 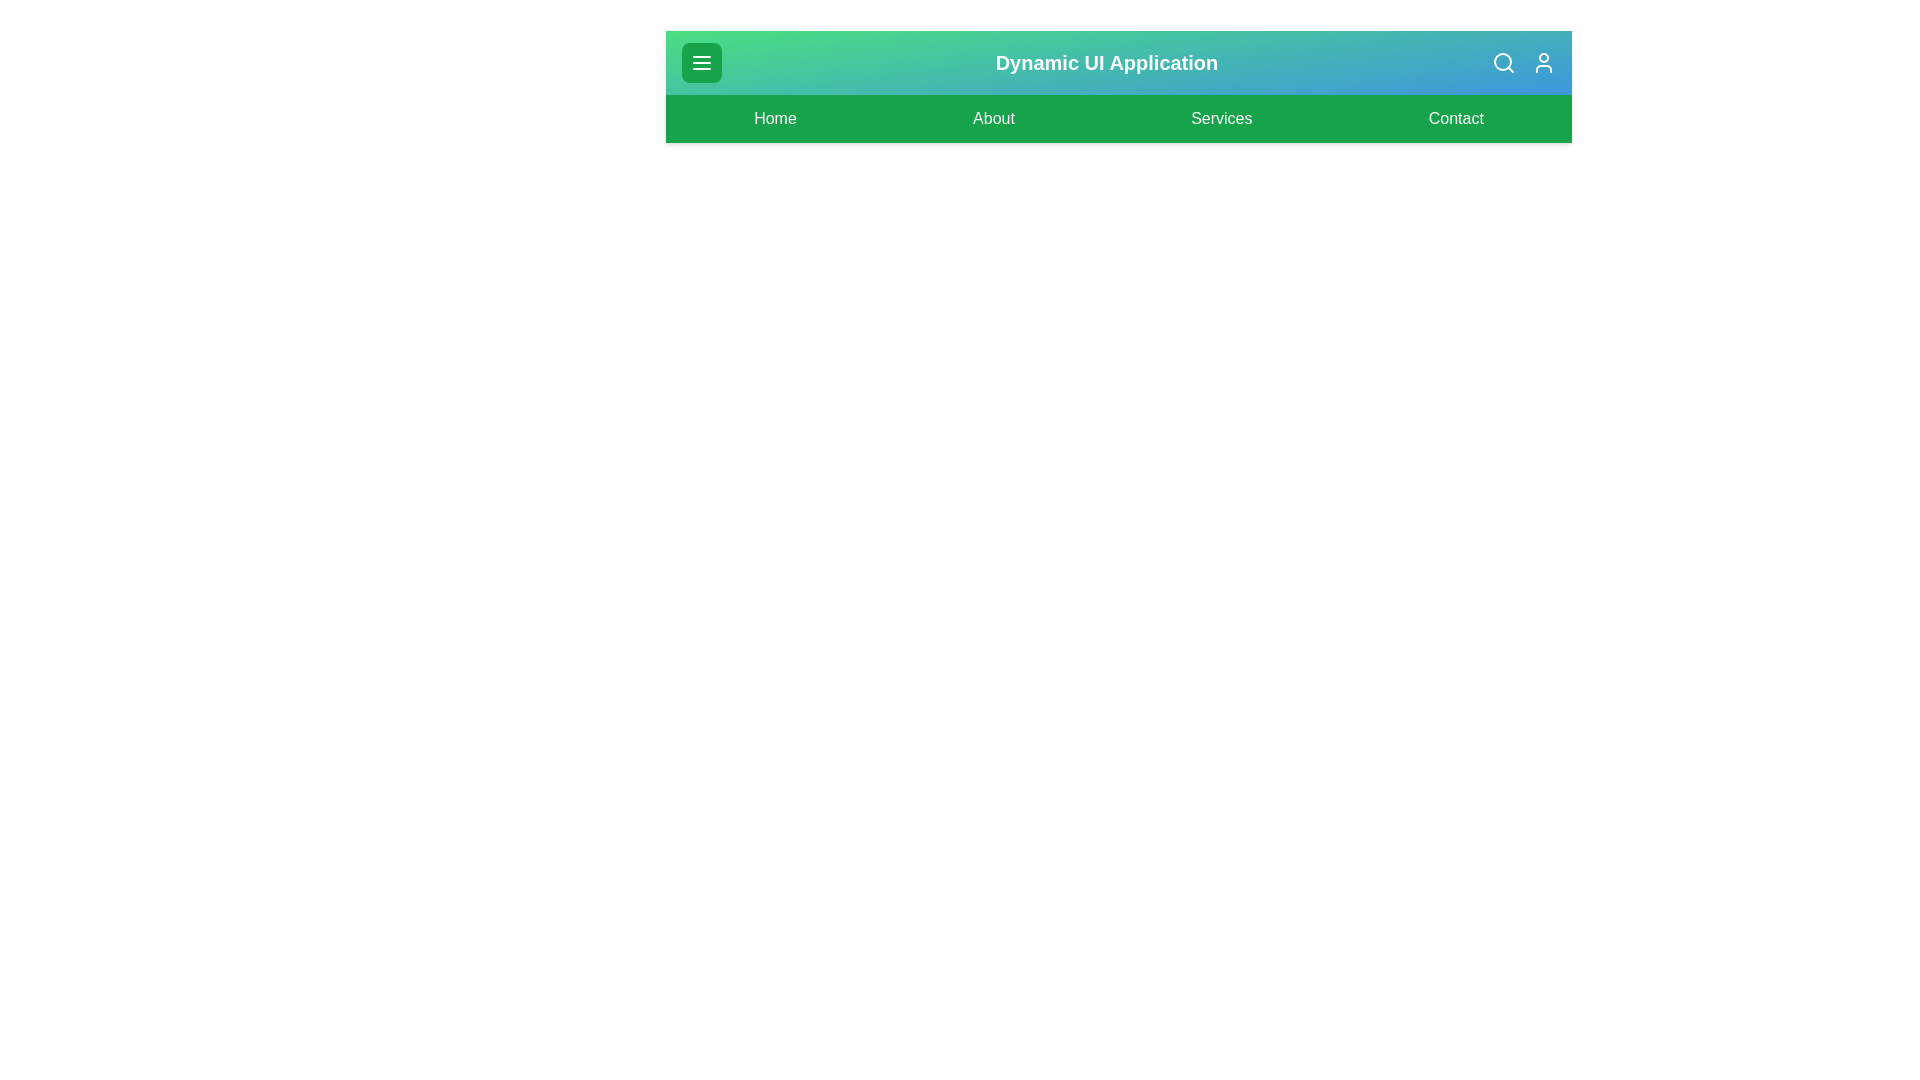 What do you see at coordinates (993, 119) in the screenshot?
I see `the navigation link labeled About` at bounding box center [993, 119].